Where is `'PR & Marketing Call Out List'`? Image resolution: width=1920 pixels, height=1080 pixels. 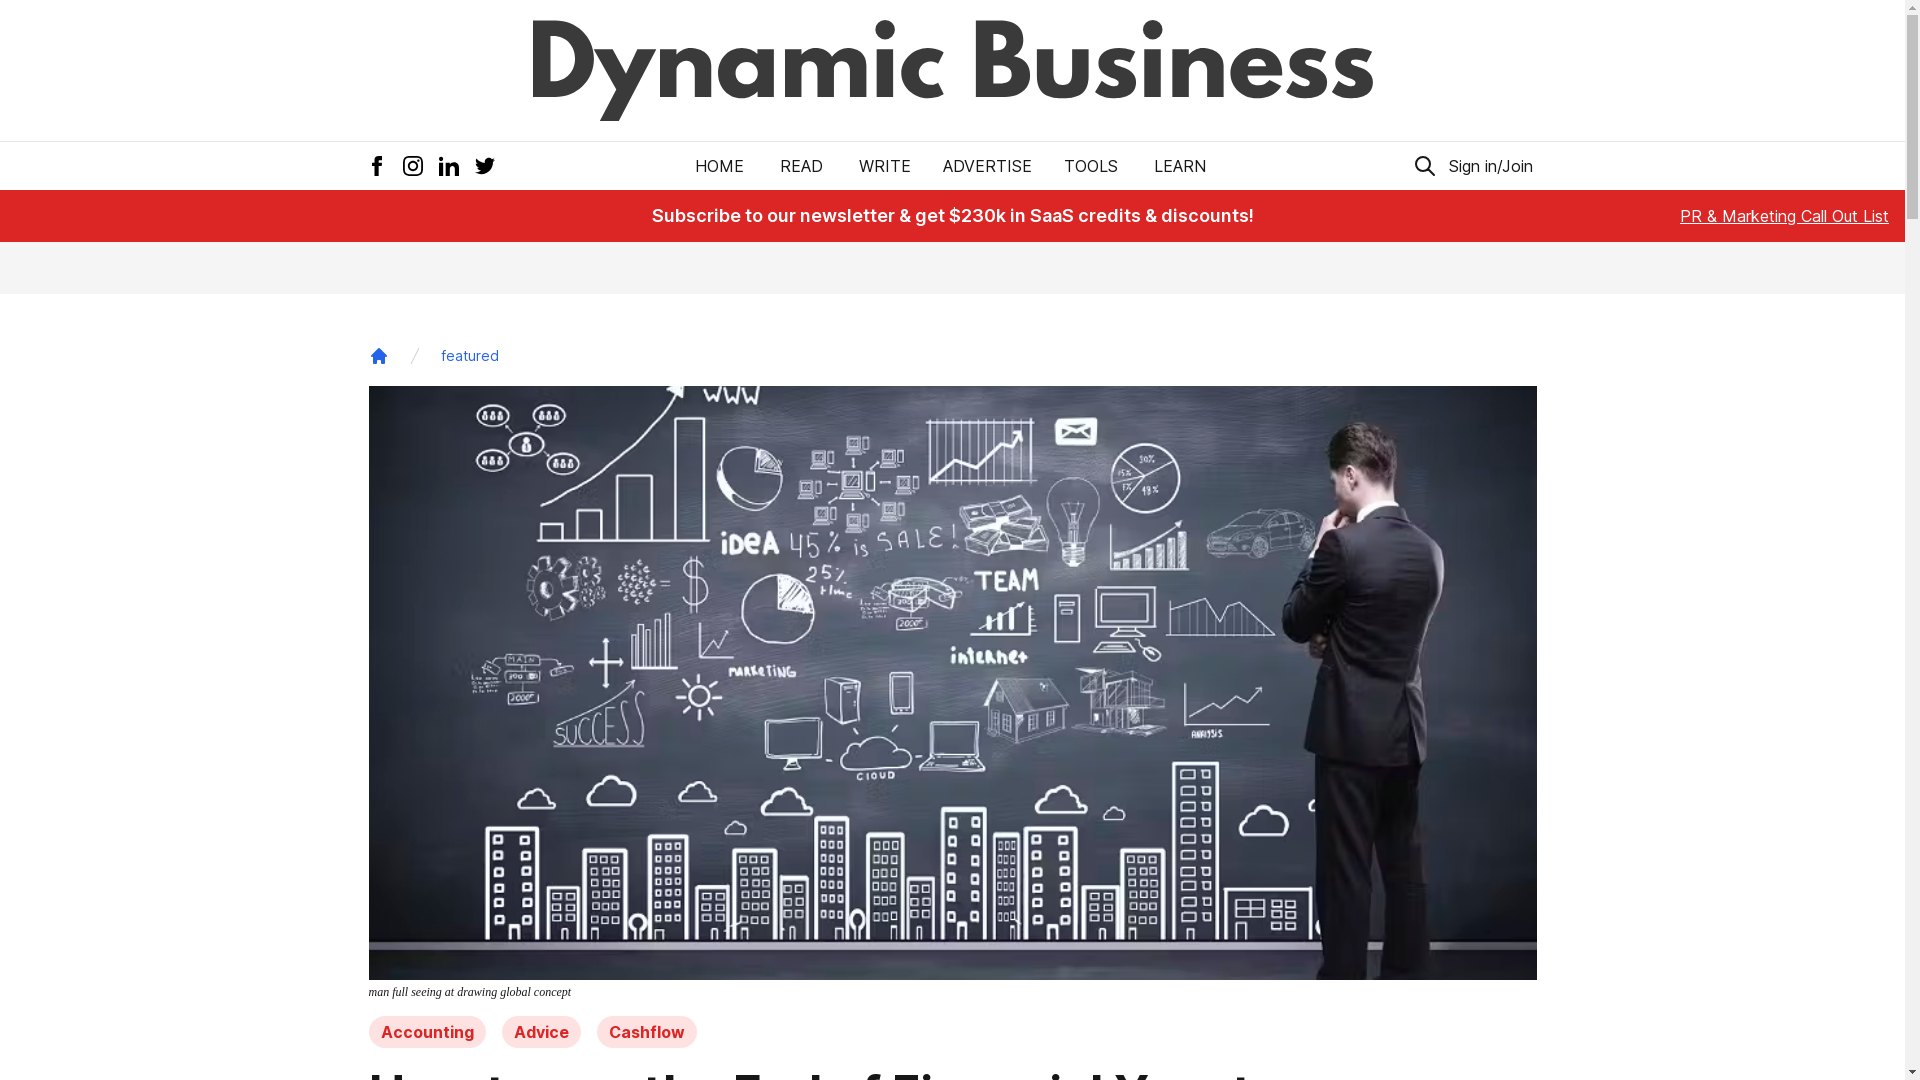
'PR & Marketing Call Out List' is located at coordinates (1784, 216).